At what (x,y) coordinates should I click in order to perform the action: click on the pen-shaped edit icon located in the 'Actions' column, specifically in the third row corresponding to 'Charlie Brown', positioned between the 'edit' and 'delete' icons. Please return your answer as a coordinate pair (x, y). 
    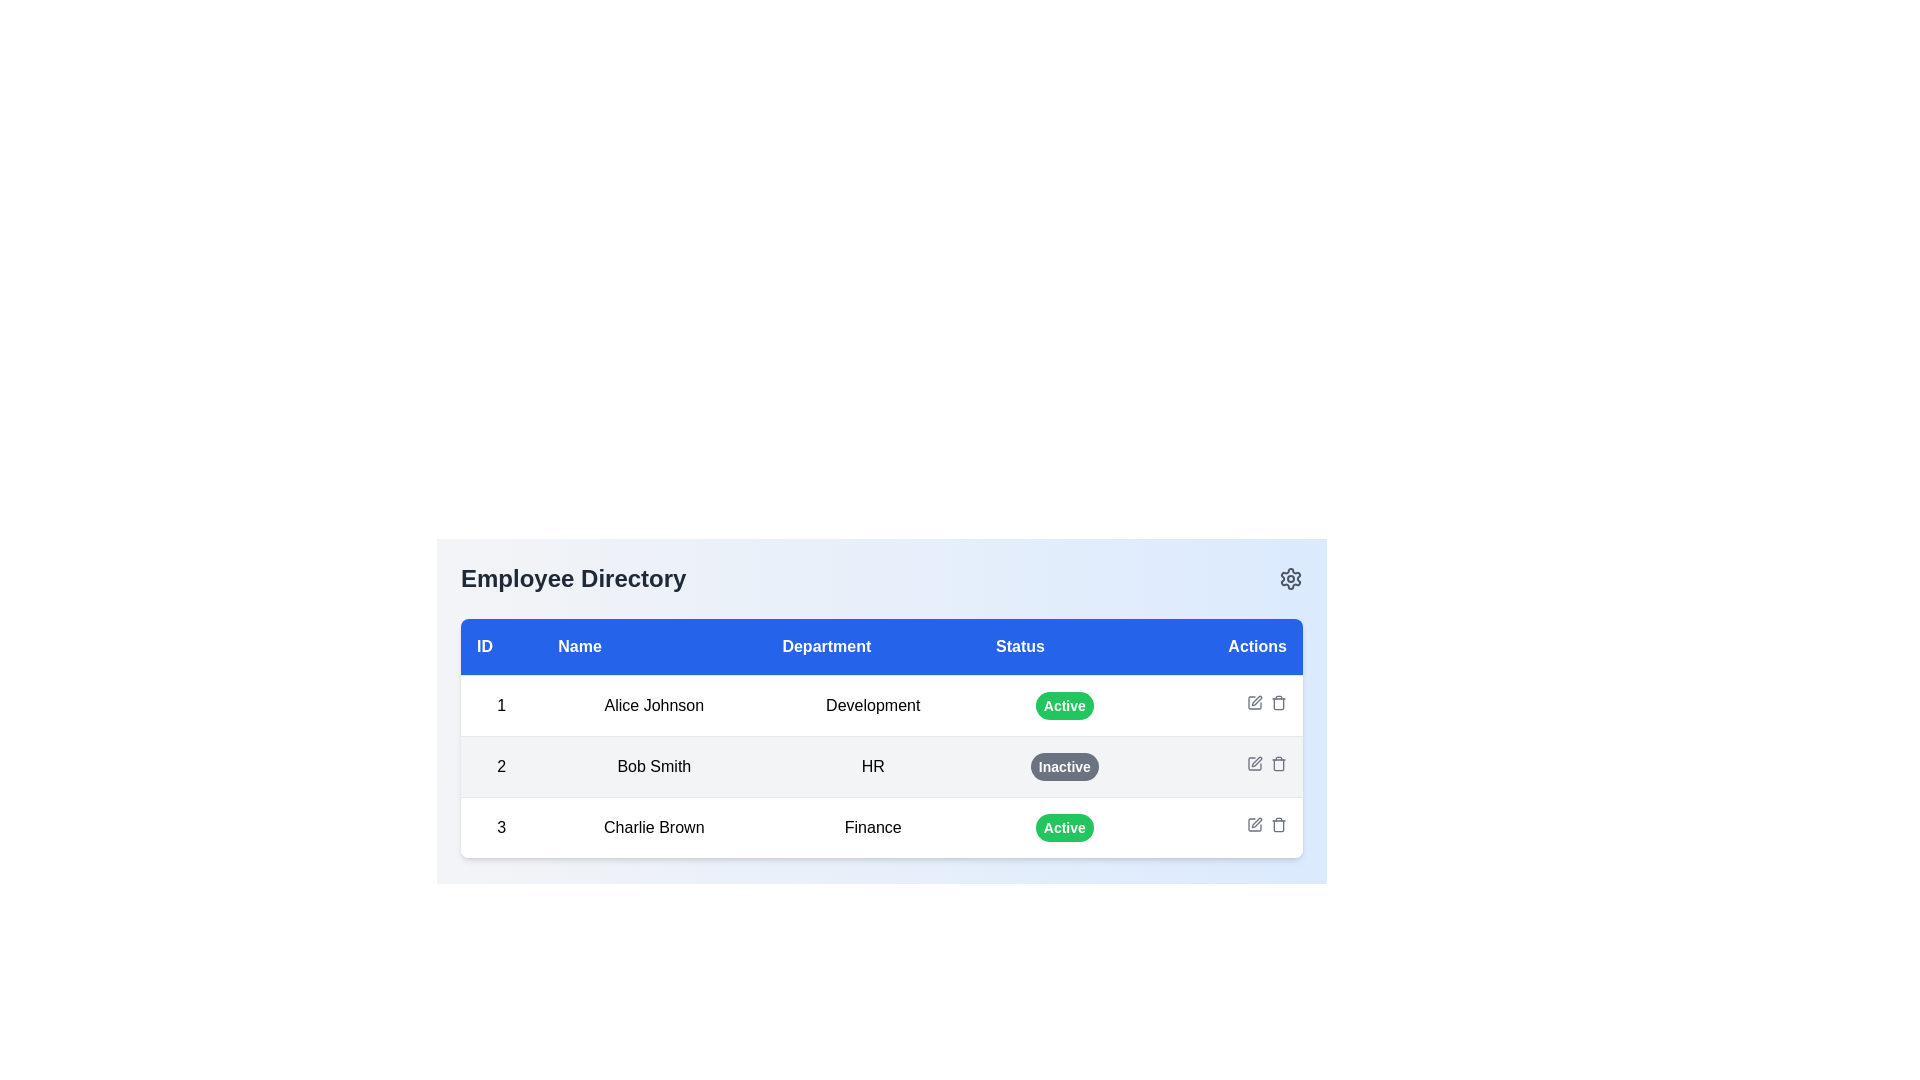
    Looking at the image, I should click on (1256, 822).